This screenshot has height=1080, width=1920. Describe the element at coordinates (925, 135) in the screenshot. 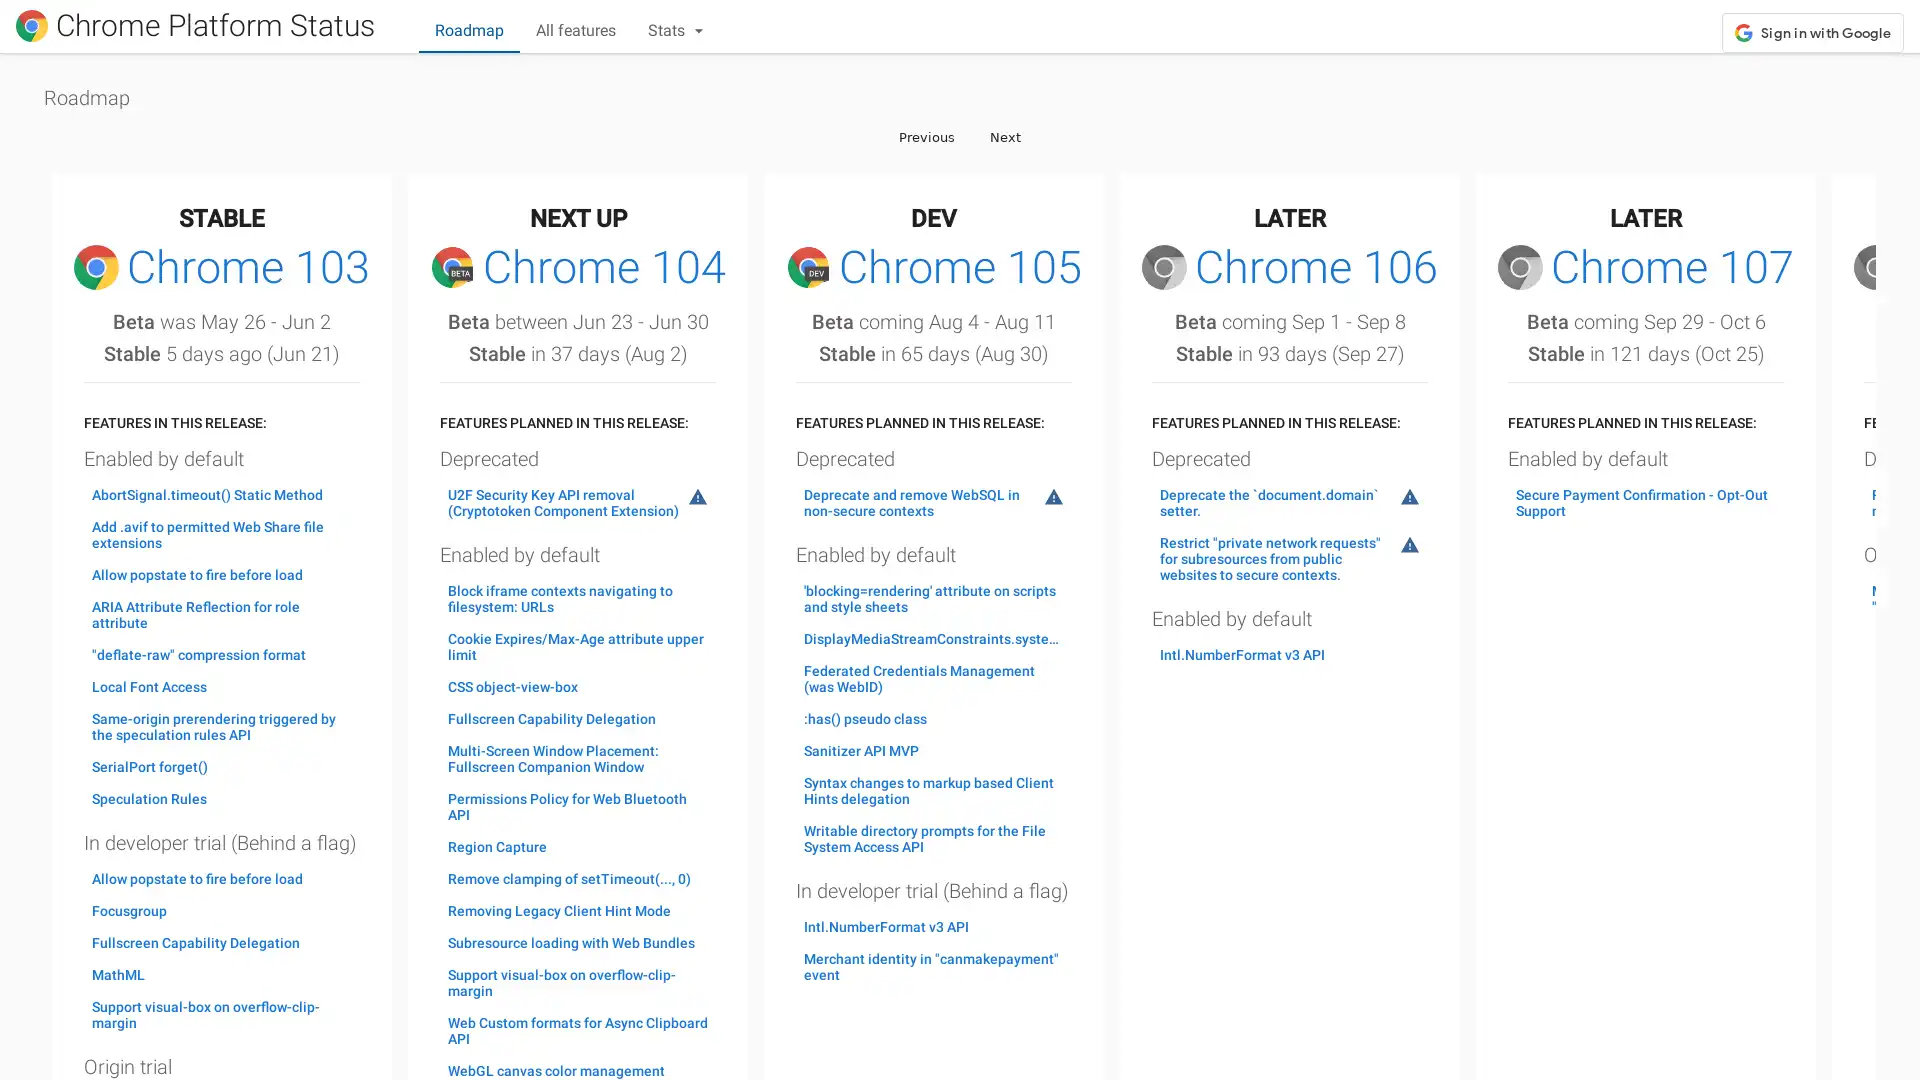

I see `Button to move to previous release` at that location.